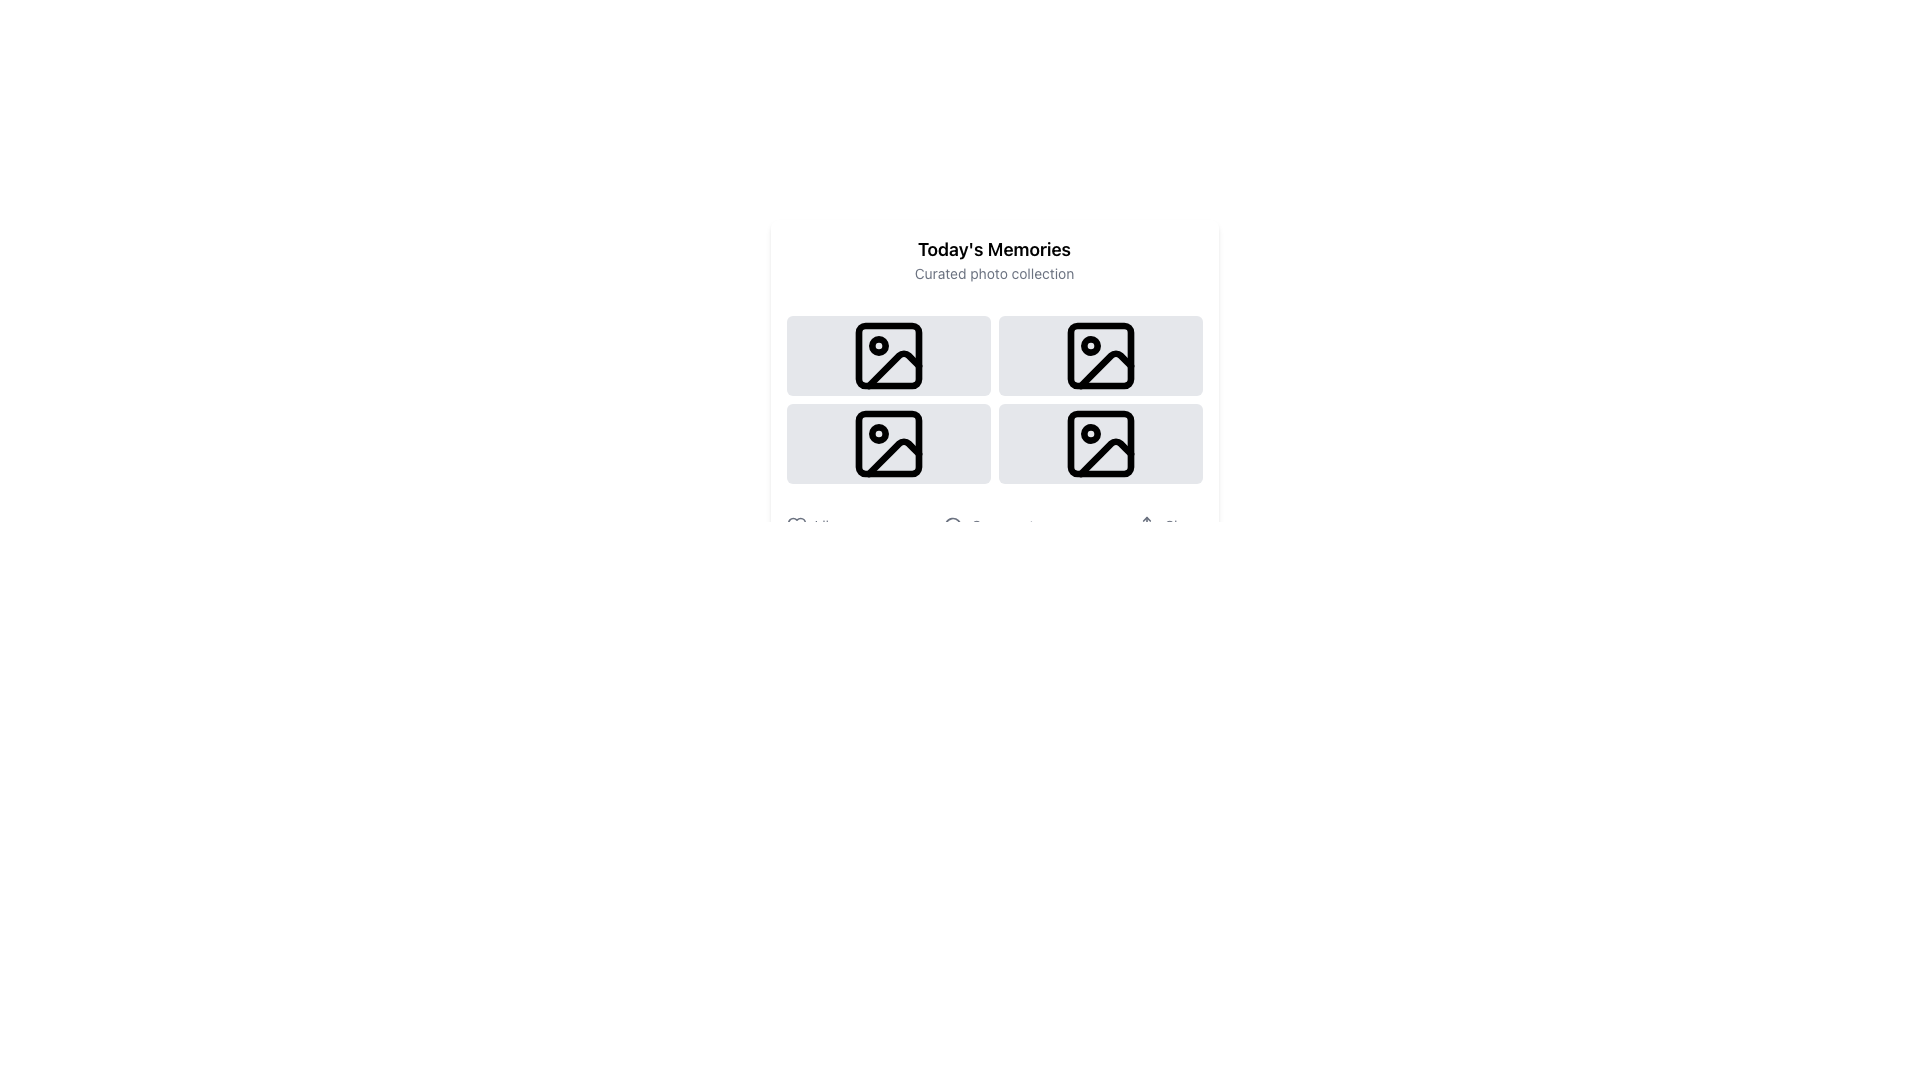  What do you see at coordinates (988, 524) in the screenshot?
I see `the 'Comment' button, which is the second button in a horizontal group beneath the grid of images` at bounding box center [988, 524].